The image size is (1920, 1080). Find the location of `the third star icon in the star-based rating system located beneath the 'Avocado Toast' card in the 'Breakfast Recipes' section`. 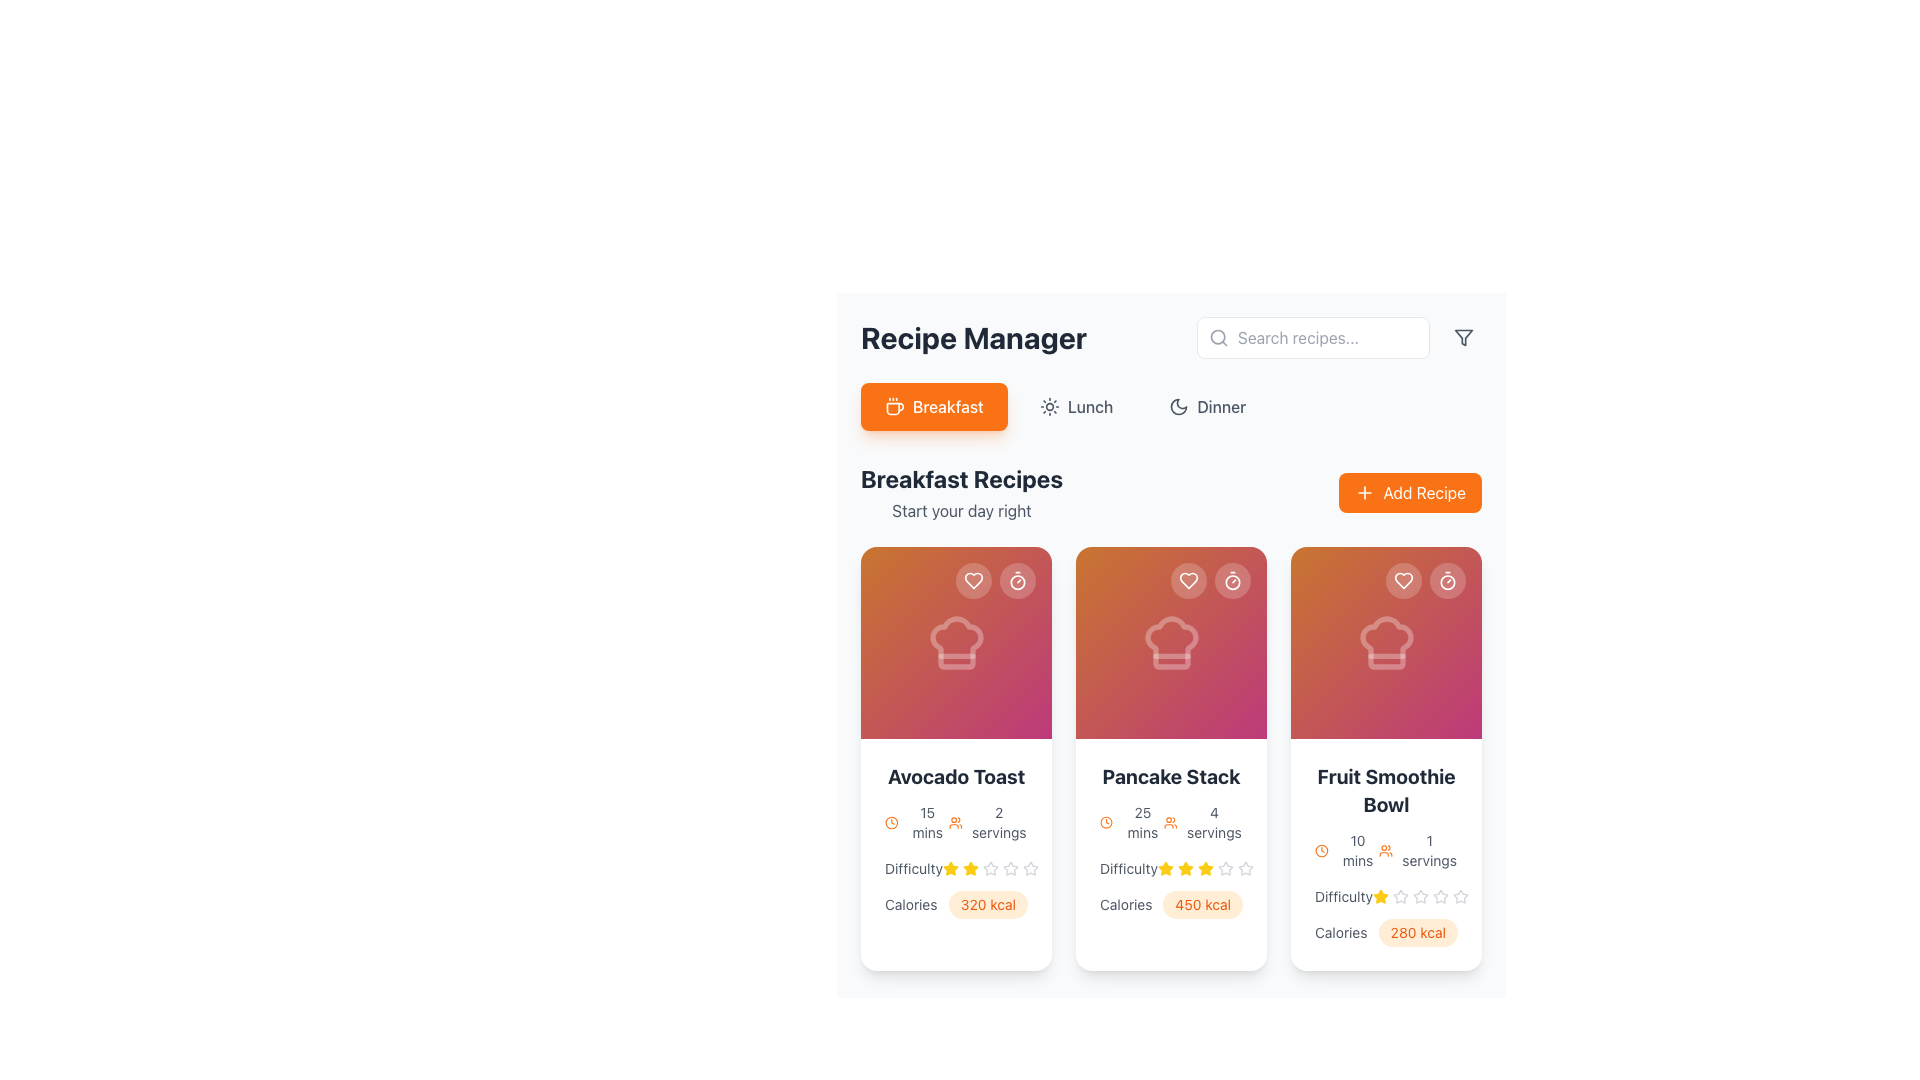

the third star icon in the star-based rating system located beneath the 'Avocado Toast' card in the 'Breakfast Recipes' section is located at coordinates (970, 867).